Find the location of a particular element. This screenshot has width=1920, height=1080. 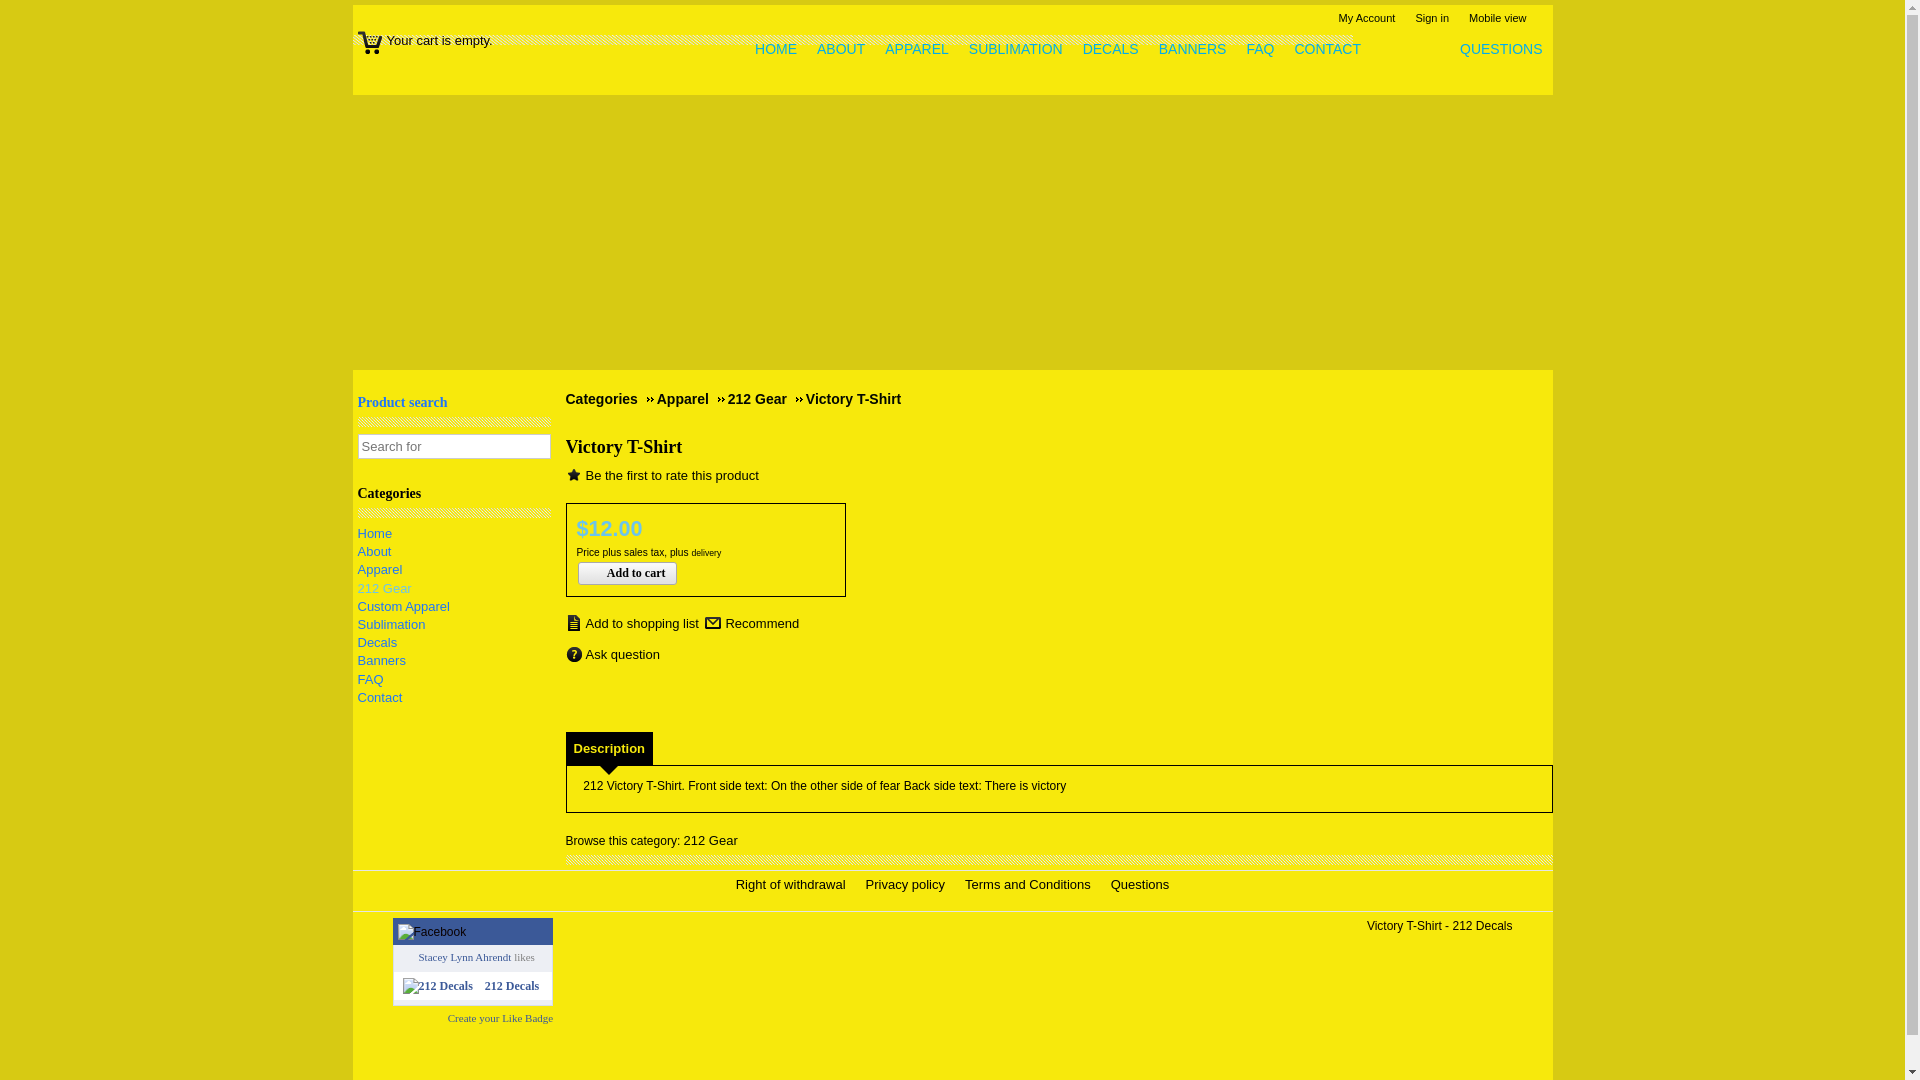

'delivery' is located at coordinates (705, 552).